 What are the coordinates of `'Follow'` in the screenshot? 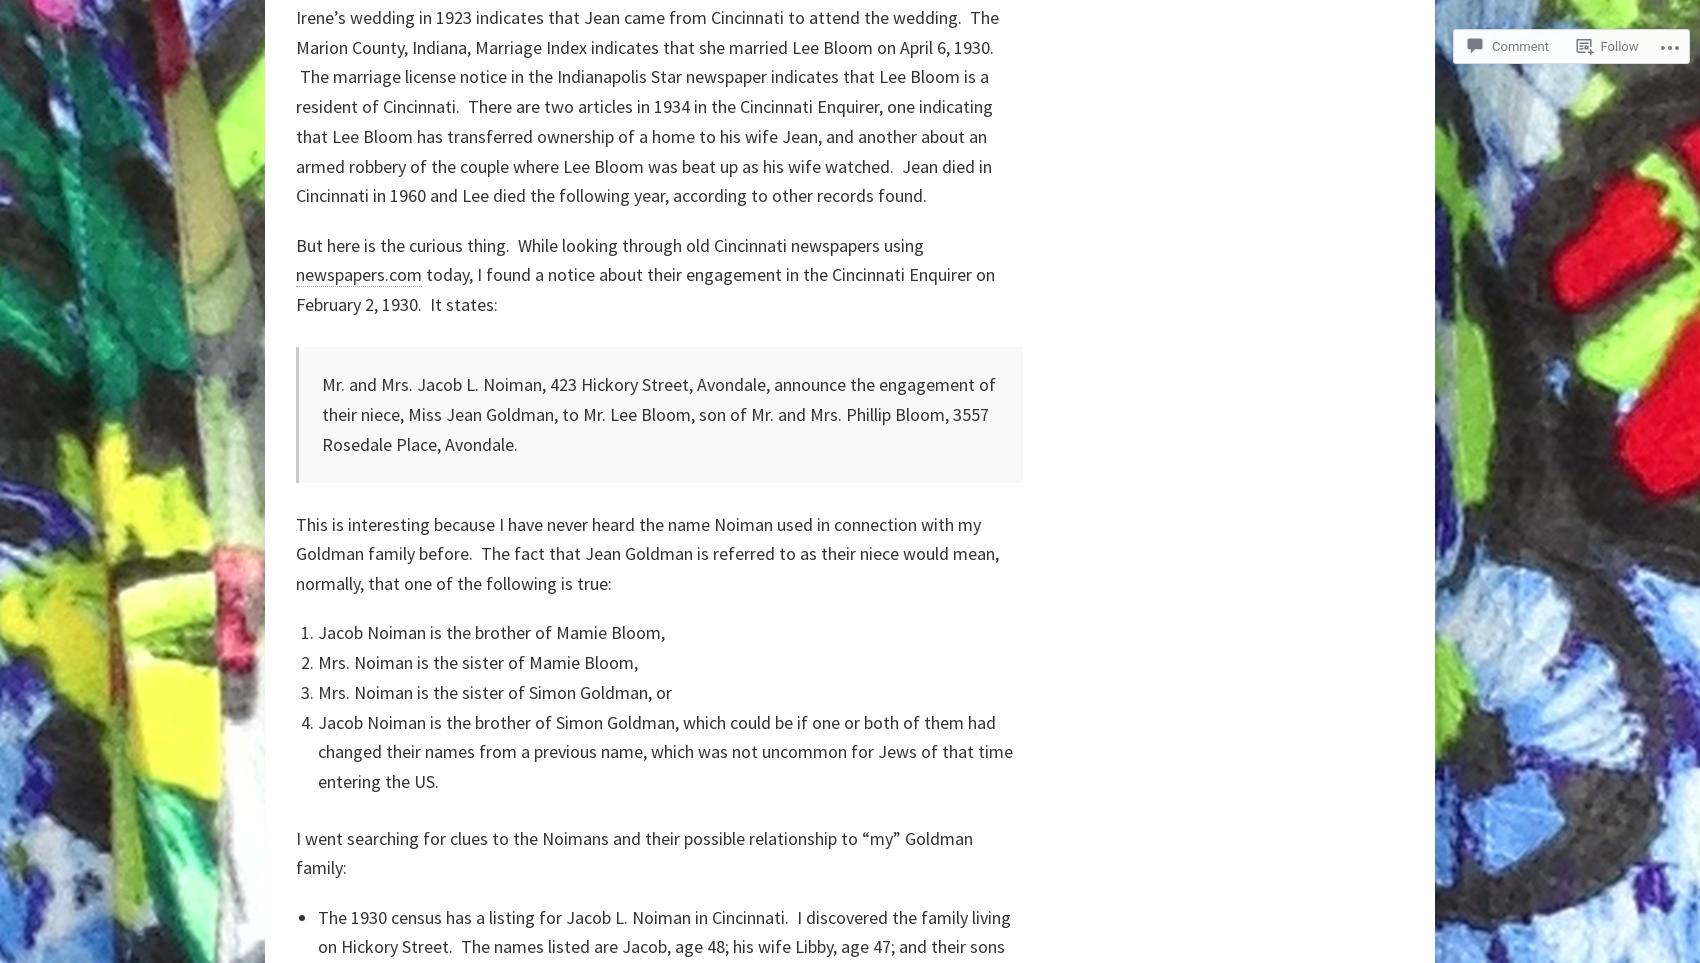 It's located at (1618, 46).